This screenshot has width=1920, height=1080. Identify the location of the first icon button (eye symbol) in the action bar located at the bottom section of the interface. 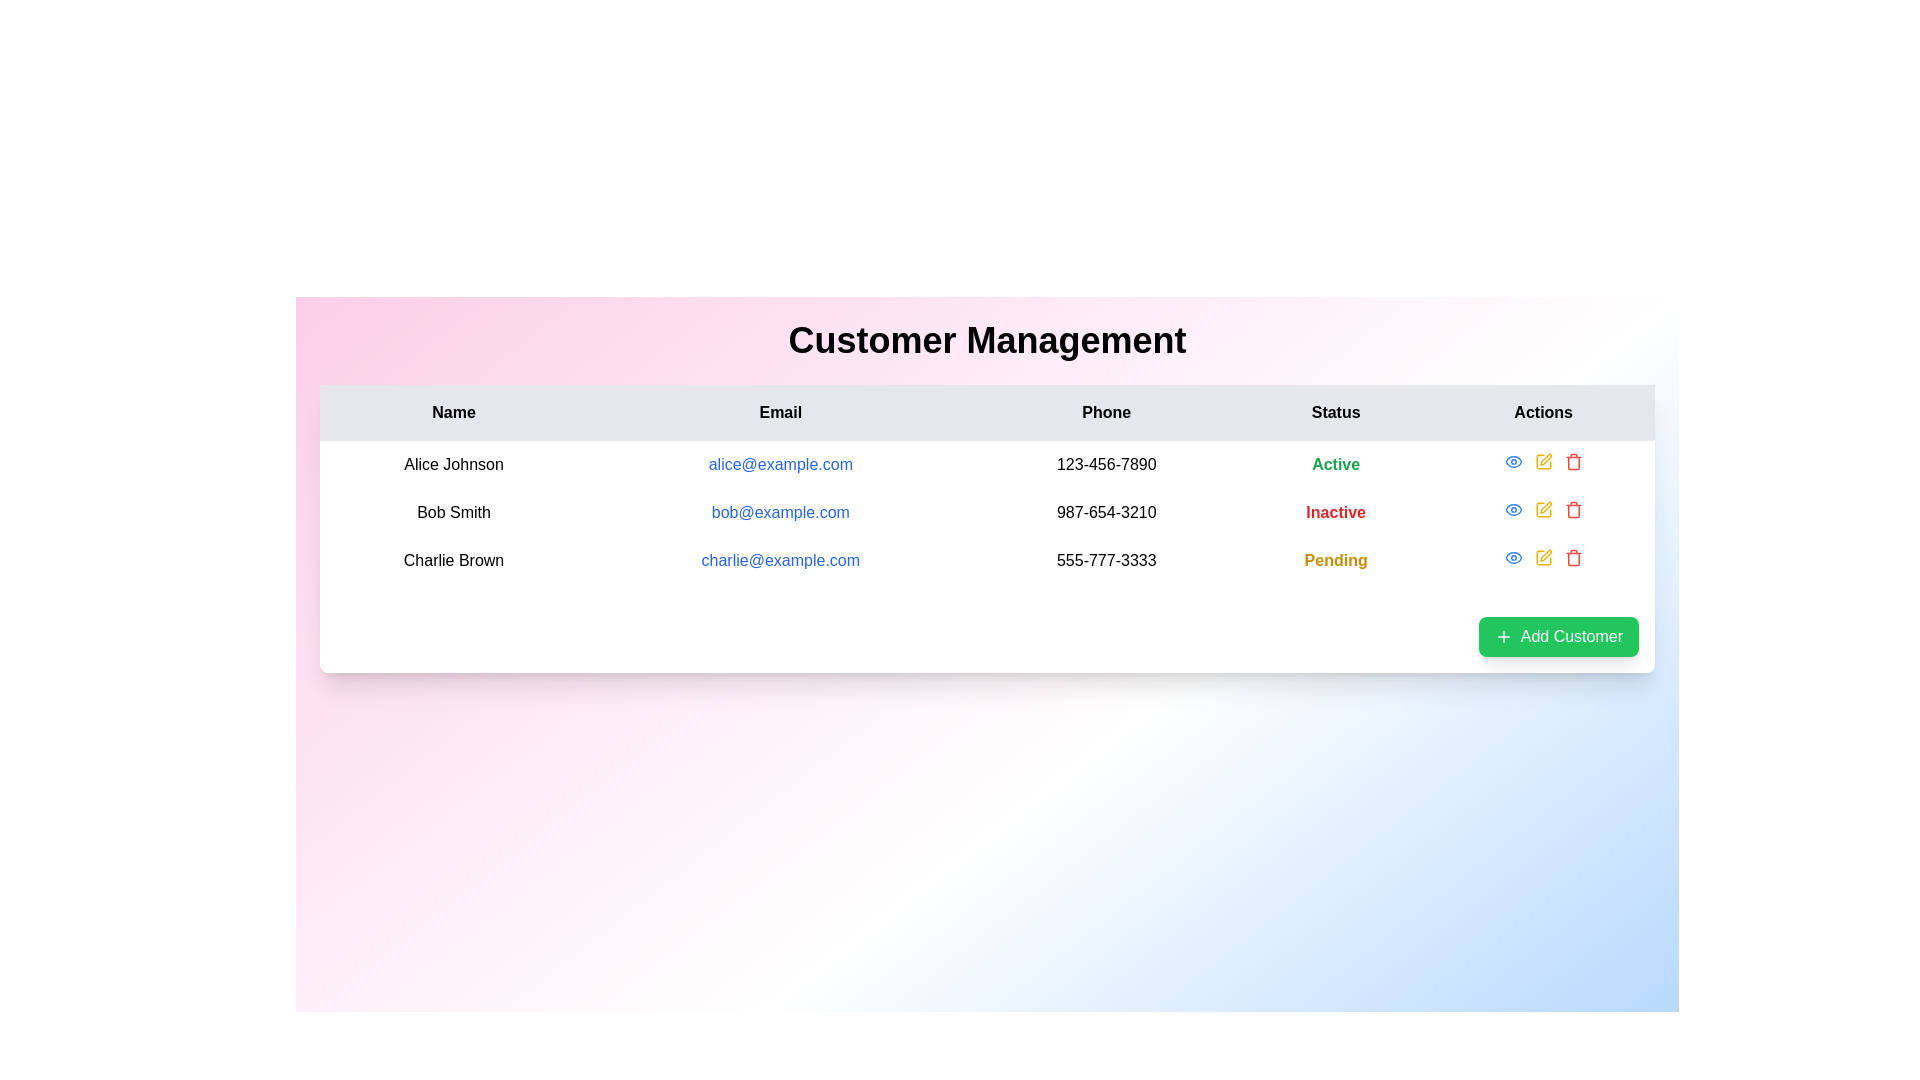
(1513, 558).